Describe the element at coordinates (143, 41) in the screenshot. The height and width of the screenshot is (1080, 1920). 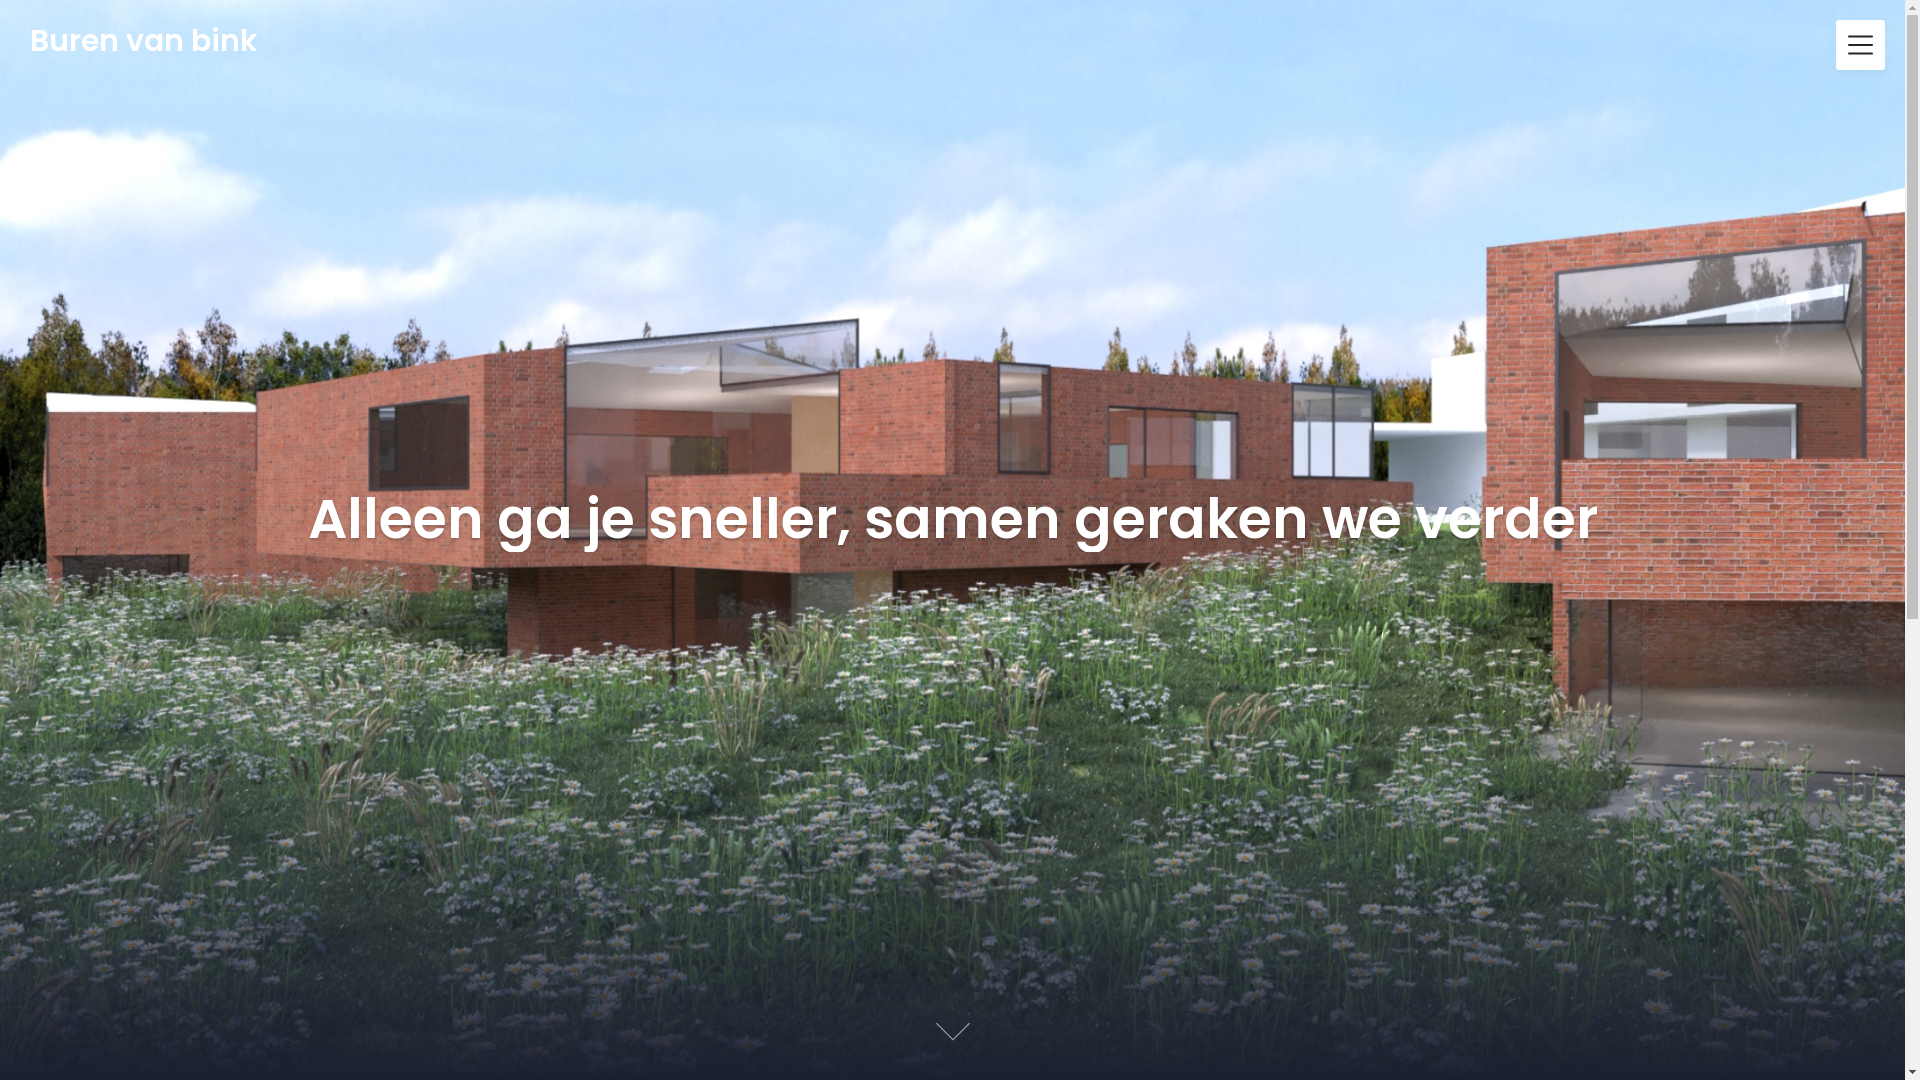
I see `'Buren van bink'` at that location.